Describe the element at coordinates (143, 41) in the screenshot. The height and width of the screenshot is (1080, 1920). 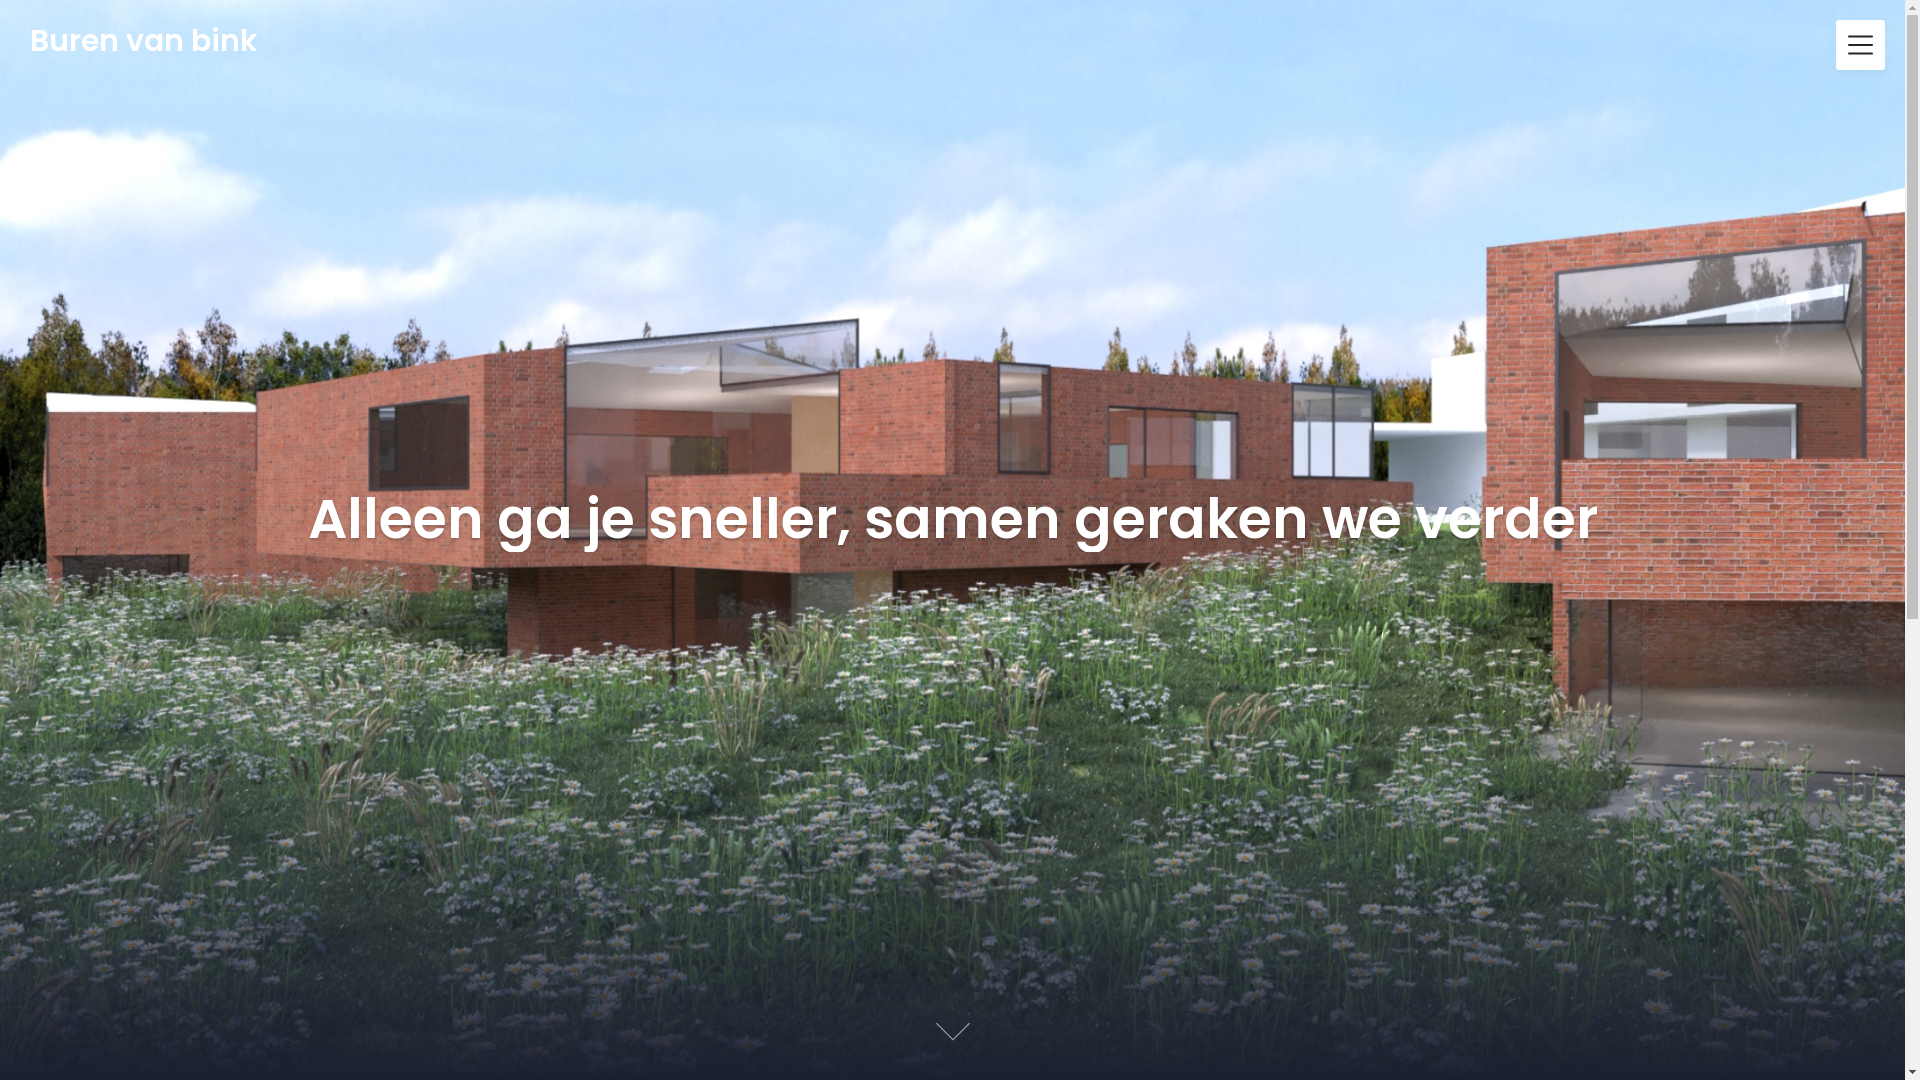
I see `'Buren van bink'` at that location.